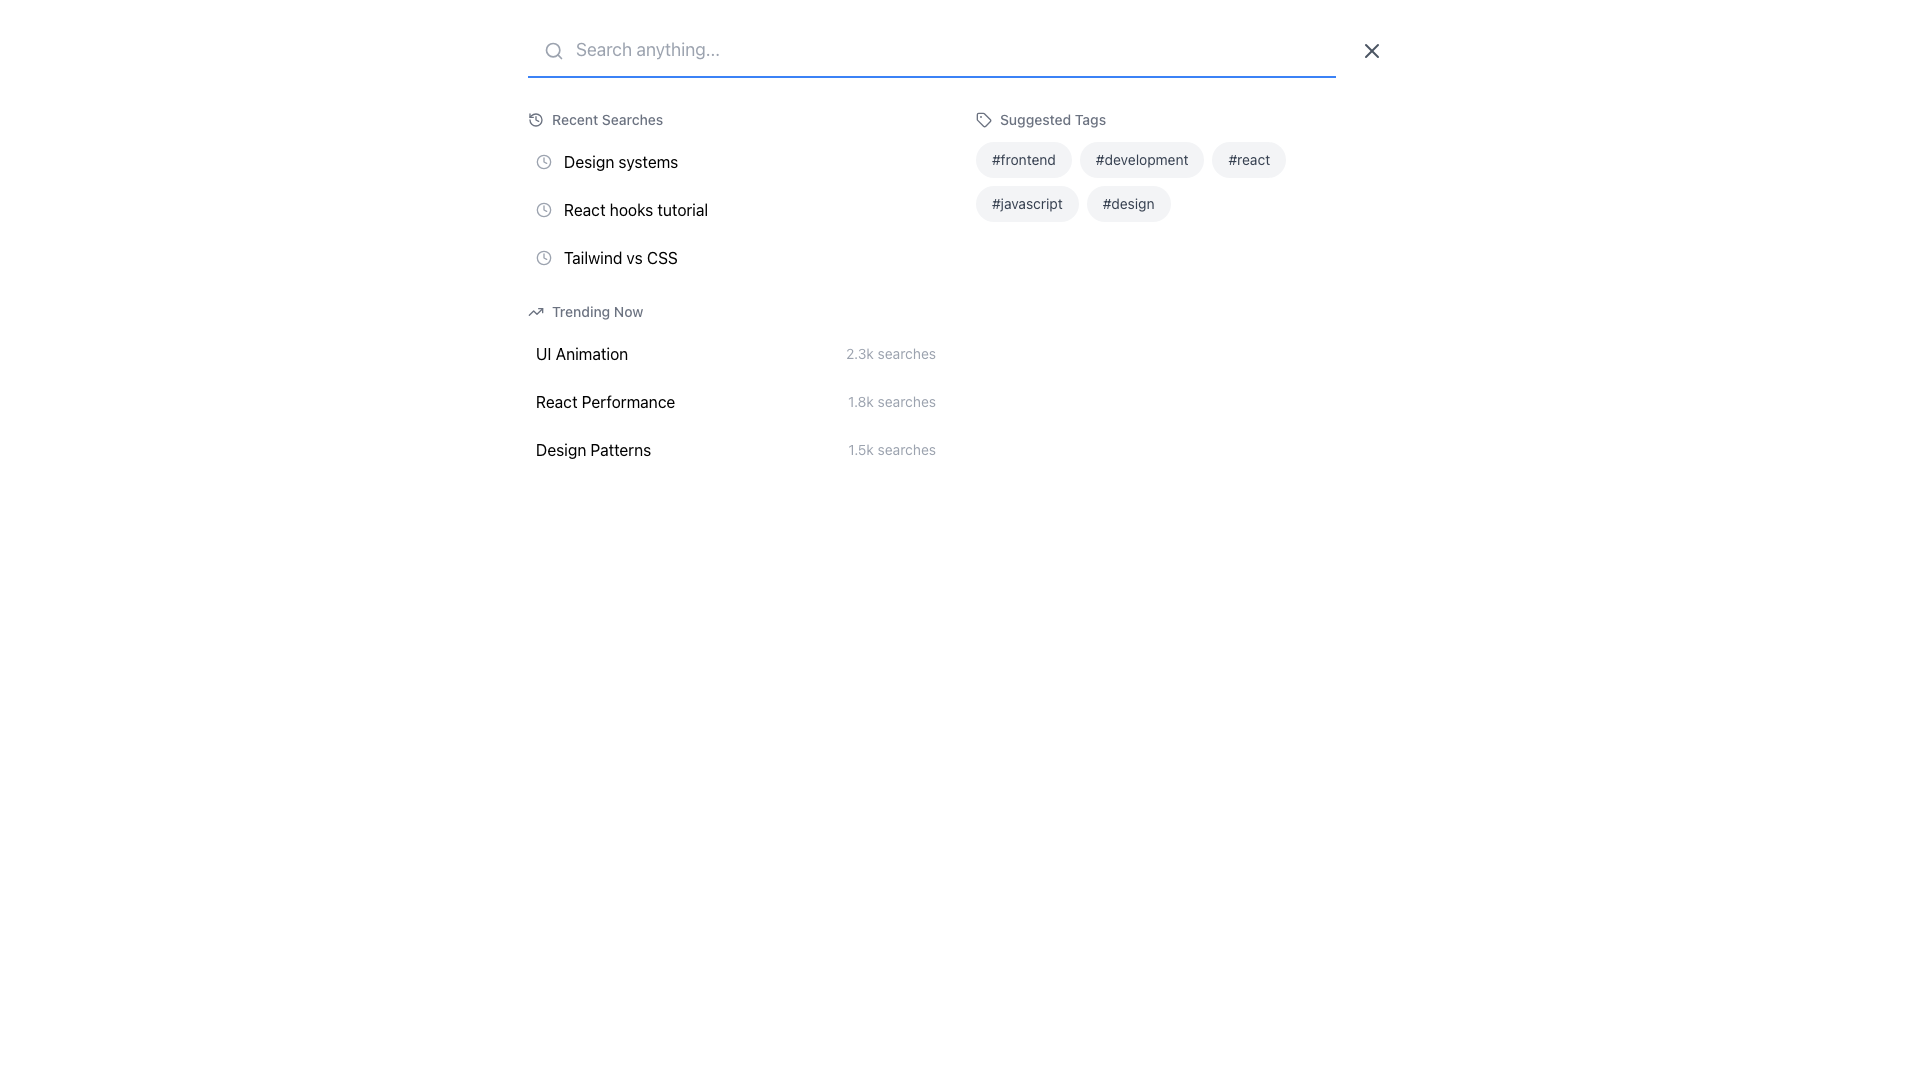  Describe the element at coordinates (543, 161) in the screenshot. I see `the circle element rendered within the SVG icon, which is part of the 'Recent Searches' list item associated with 'Design systems'` at that location.